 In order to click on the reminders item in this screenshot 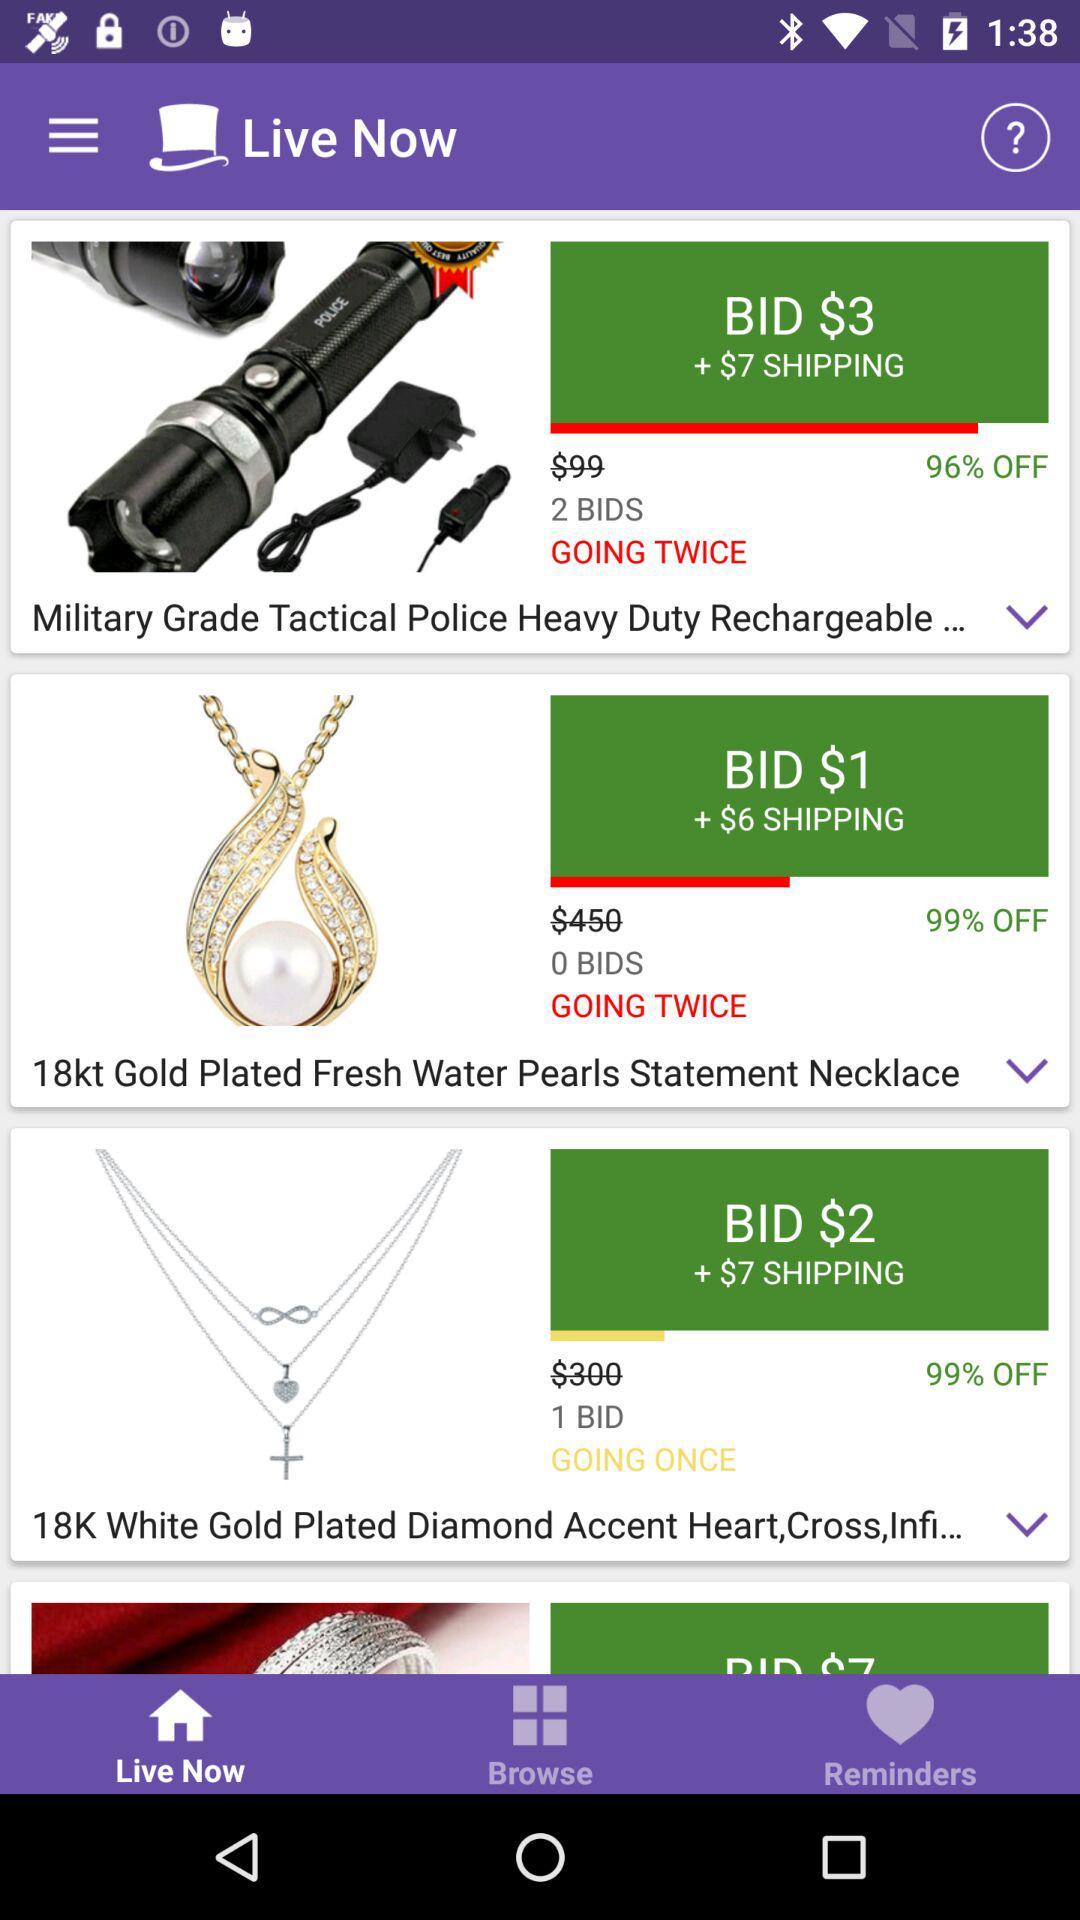, I will do `click(898, 1738)`.